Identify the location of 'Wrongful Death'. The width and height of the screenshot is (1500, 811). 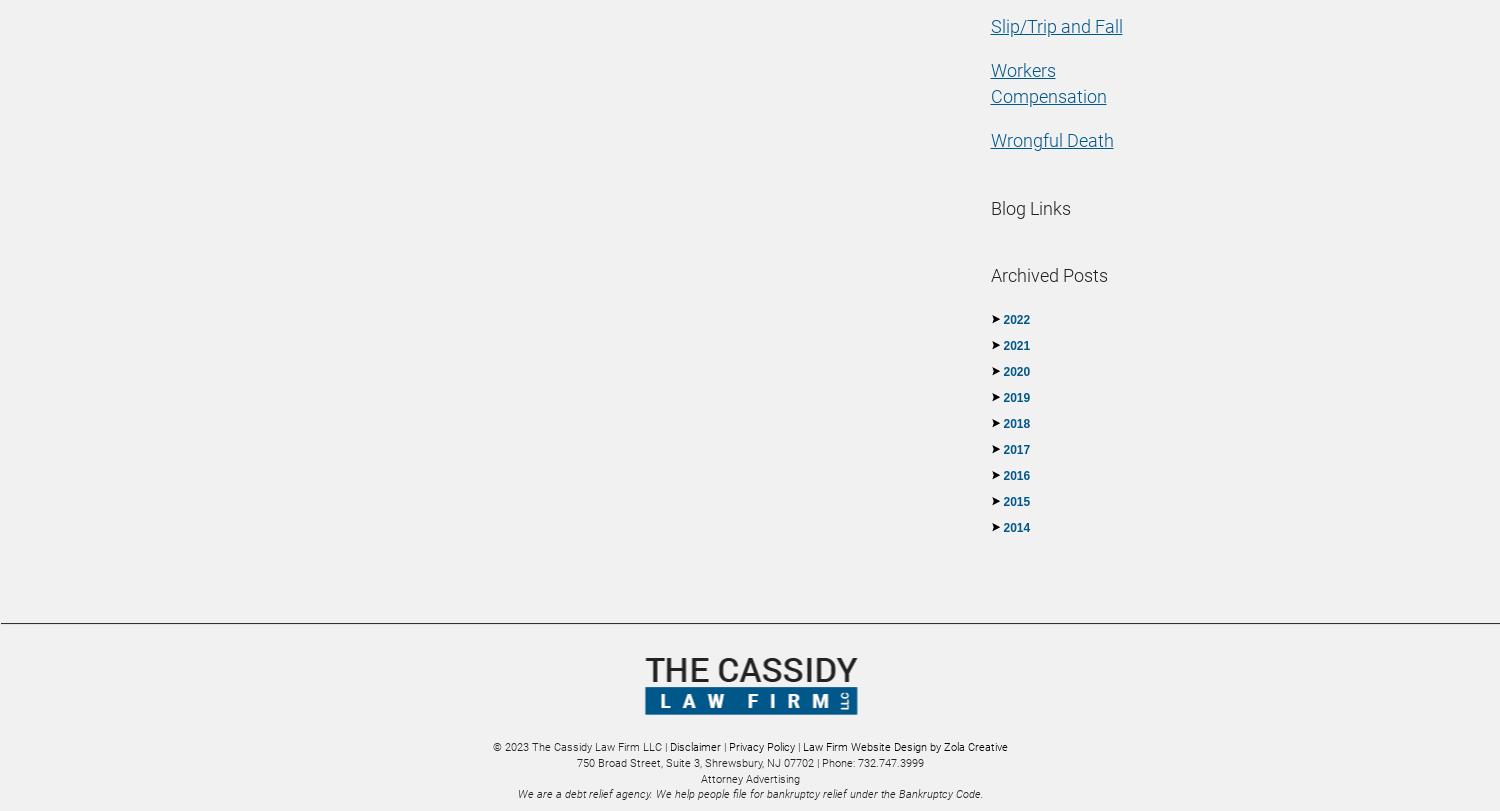
(1051, 140).